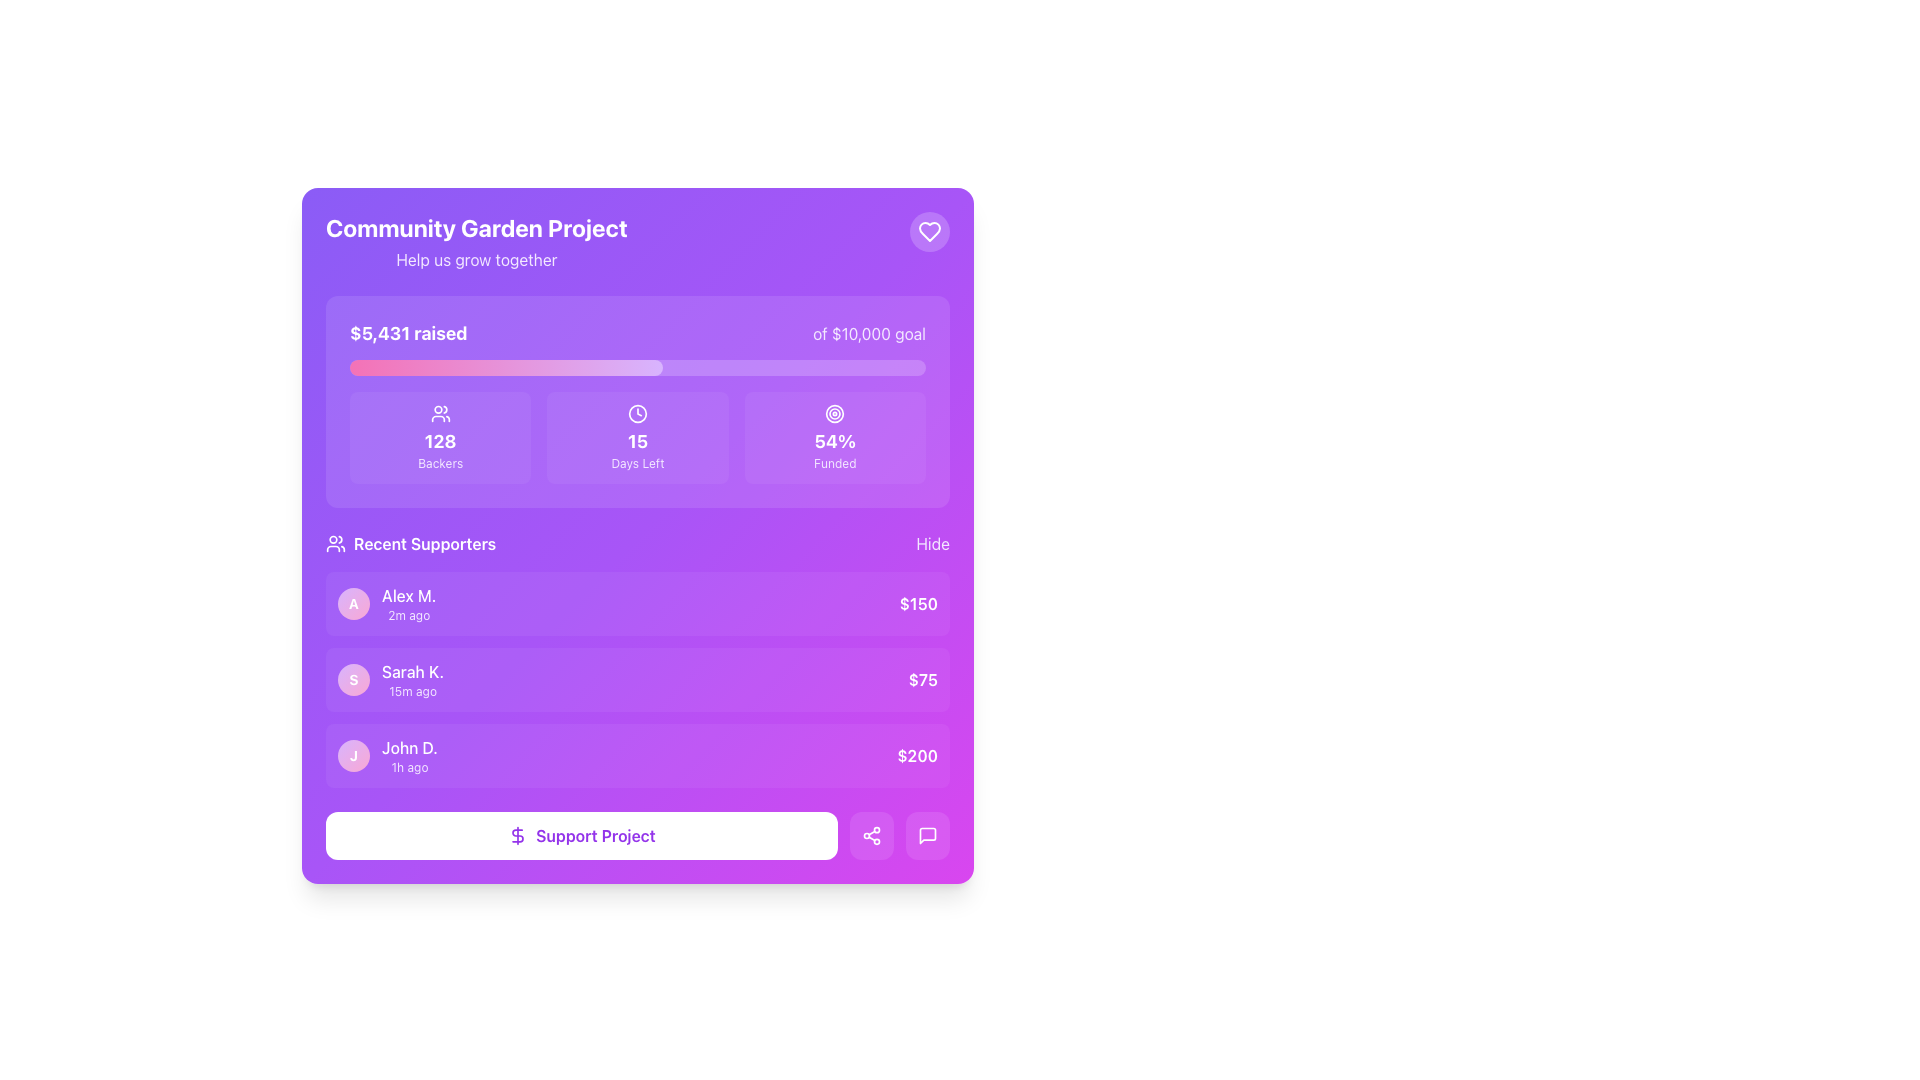 This screenshot has width=1920, height=1080. Describe the element at coordinates (354, 678) in the screenshot. I see `the circular profile avatar icon featuring a gradient background and the letter 'S' in the 'Recent Supporters' section` at that location.